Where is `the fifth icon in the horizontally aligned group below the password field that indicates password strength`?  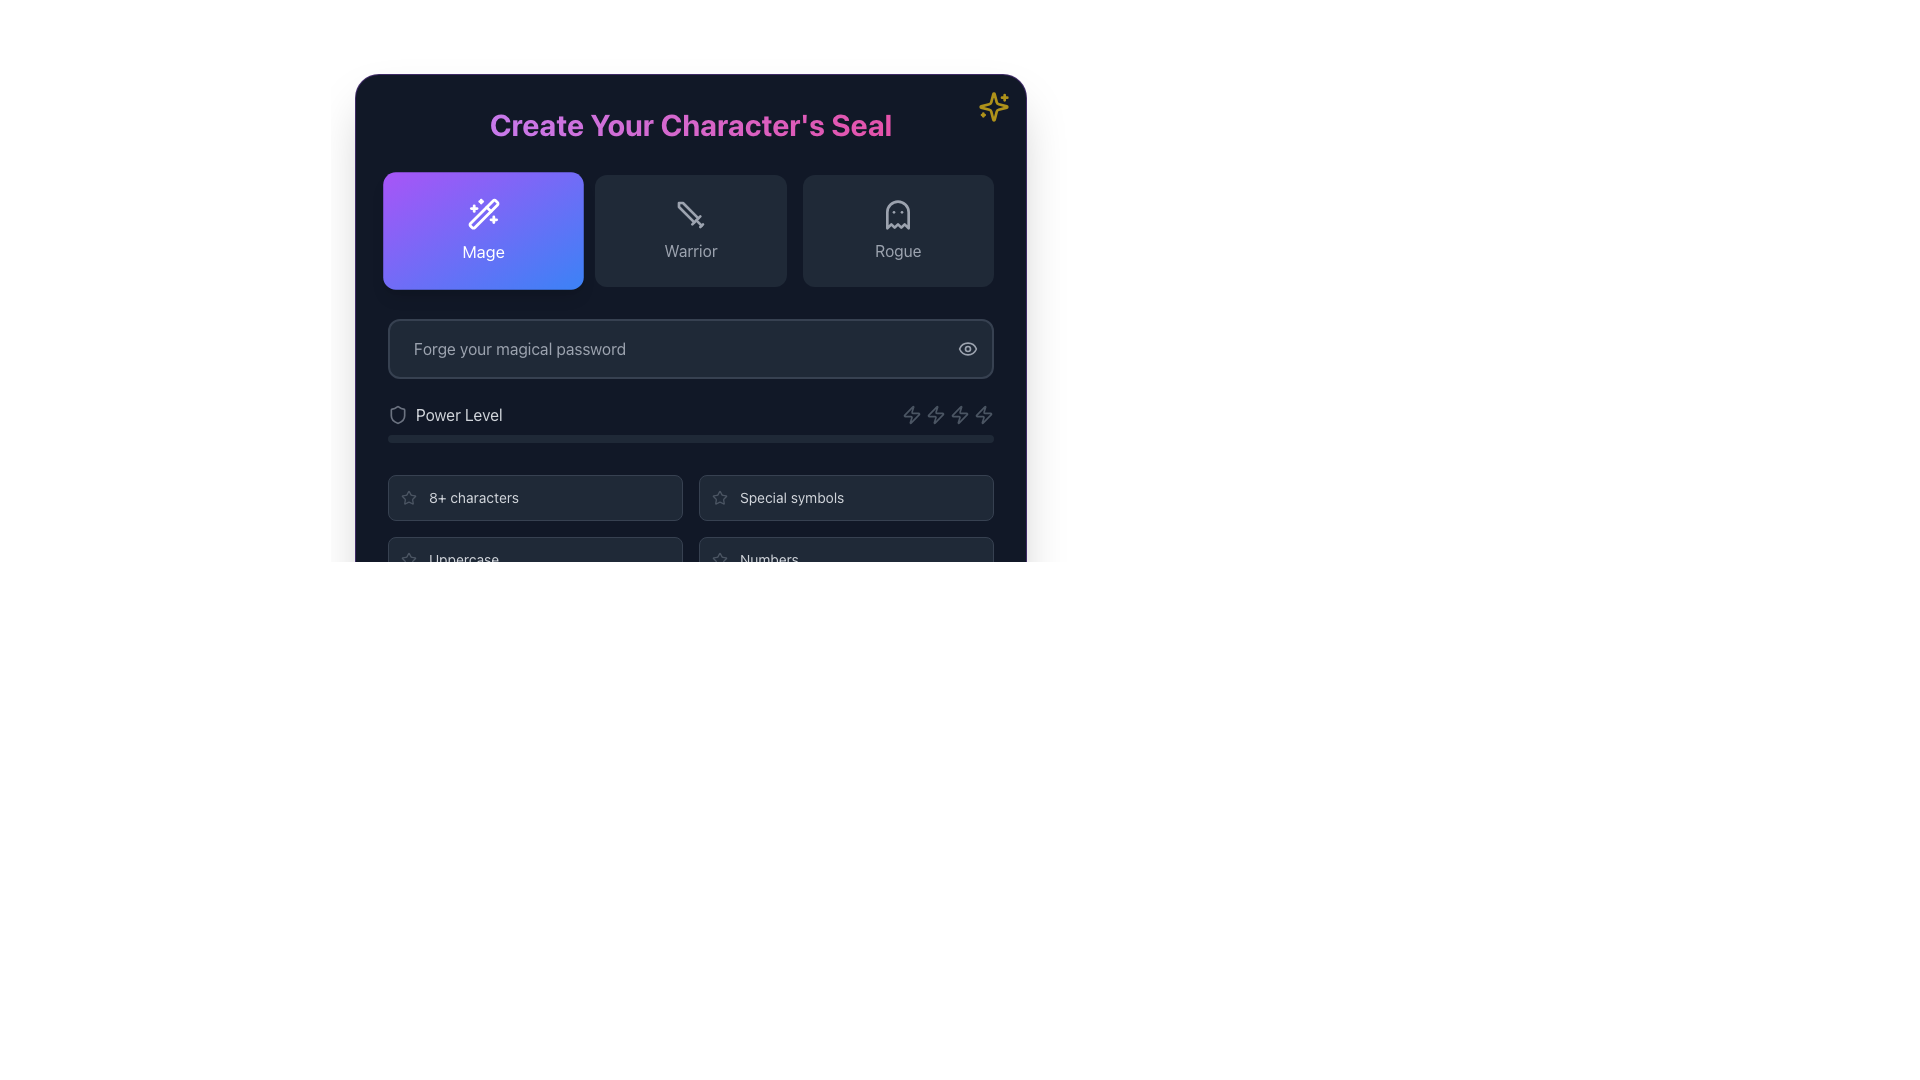 the fifth icon in the horizontally aligned group below the password field that indicates password strength is located at coordinates (960, 414).